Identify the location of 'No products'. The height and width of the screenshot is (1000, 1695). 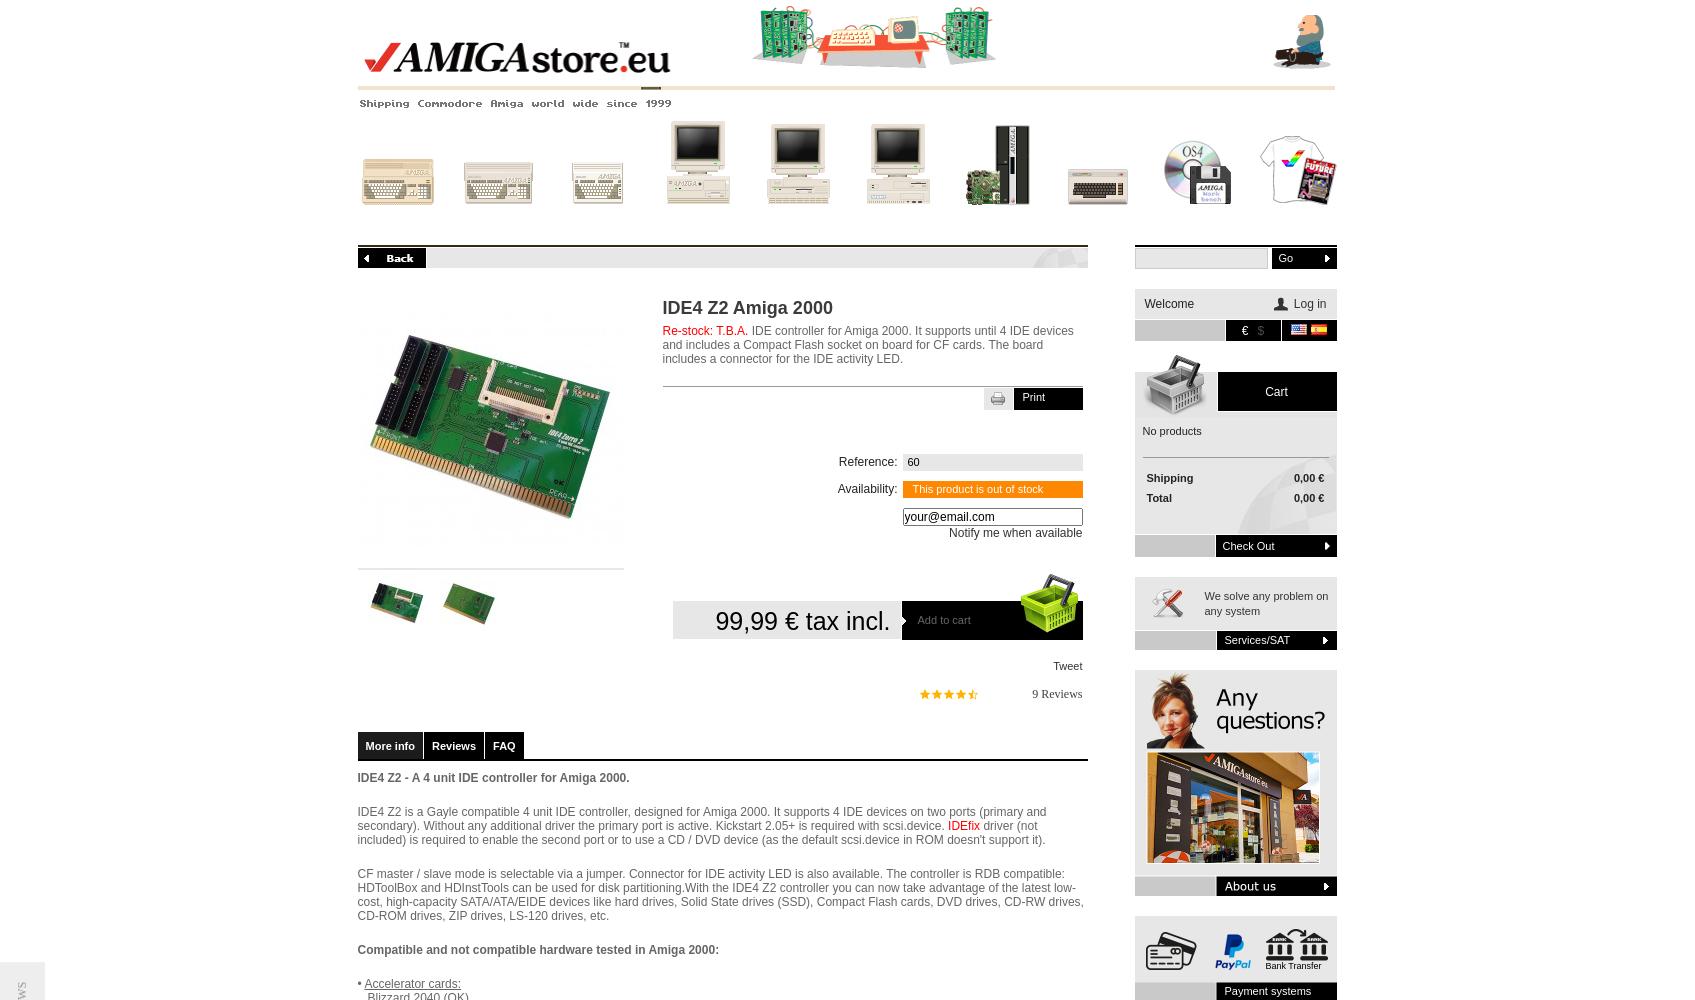
(1170, 431).